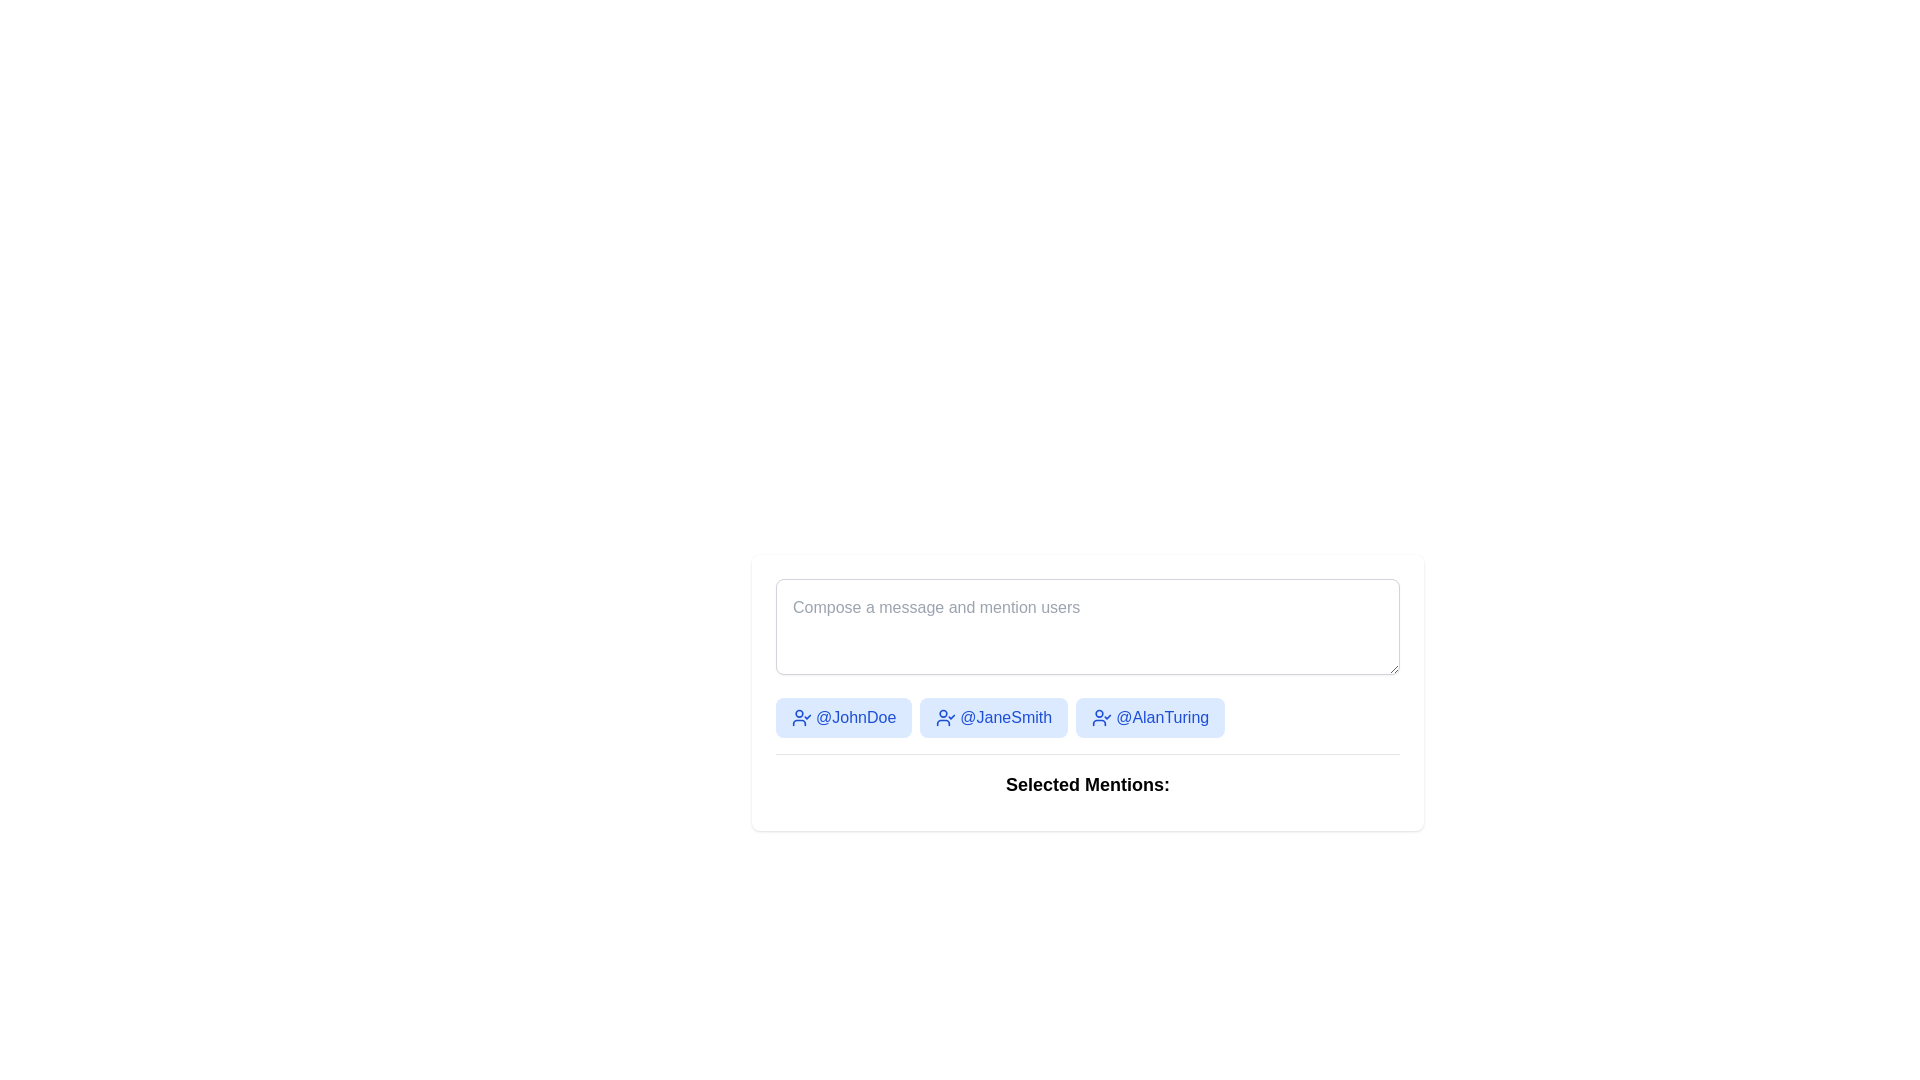 This screenshot has width=1920, height=1080. What do you see at coordinates (994, 716) in the screenshot?
I see `the user mention button for '@JaneSmith', which is the second button from the left in a row of user mention buttons located beneath the text input area` at bounding box center [994, 716].